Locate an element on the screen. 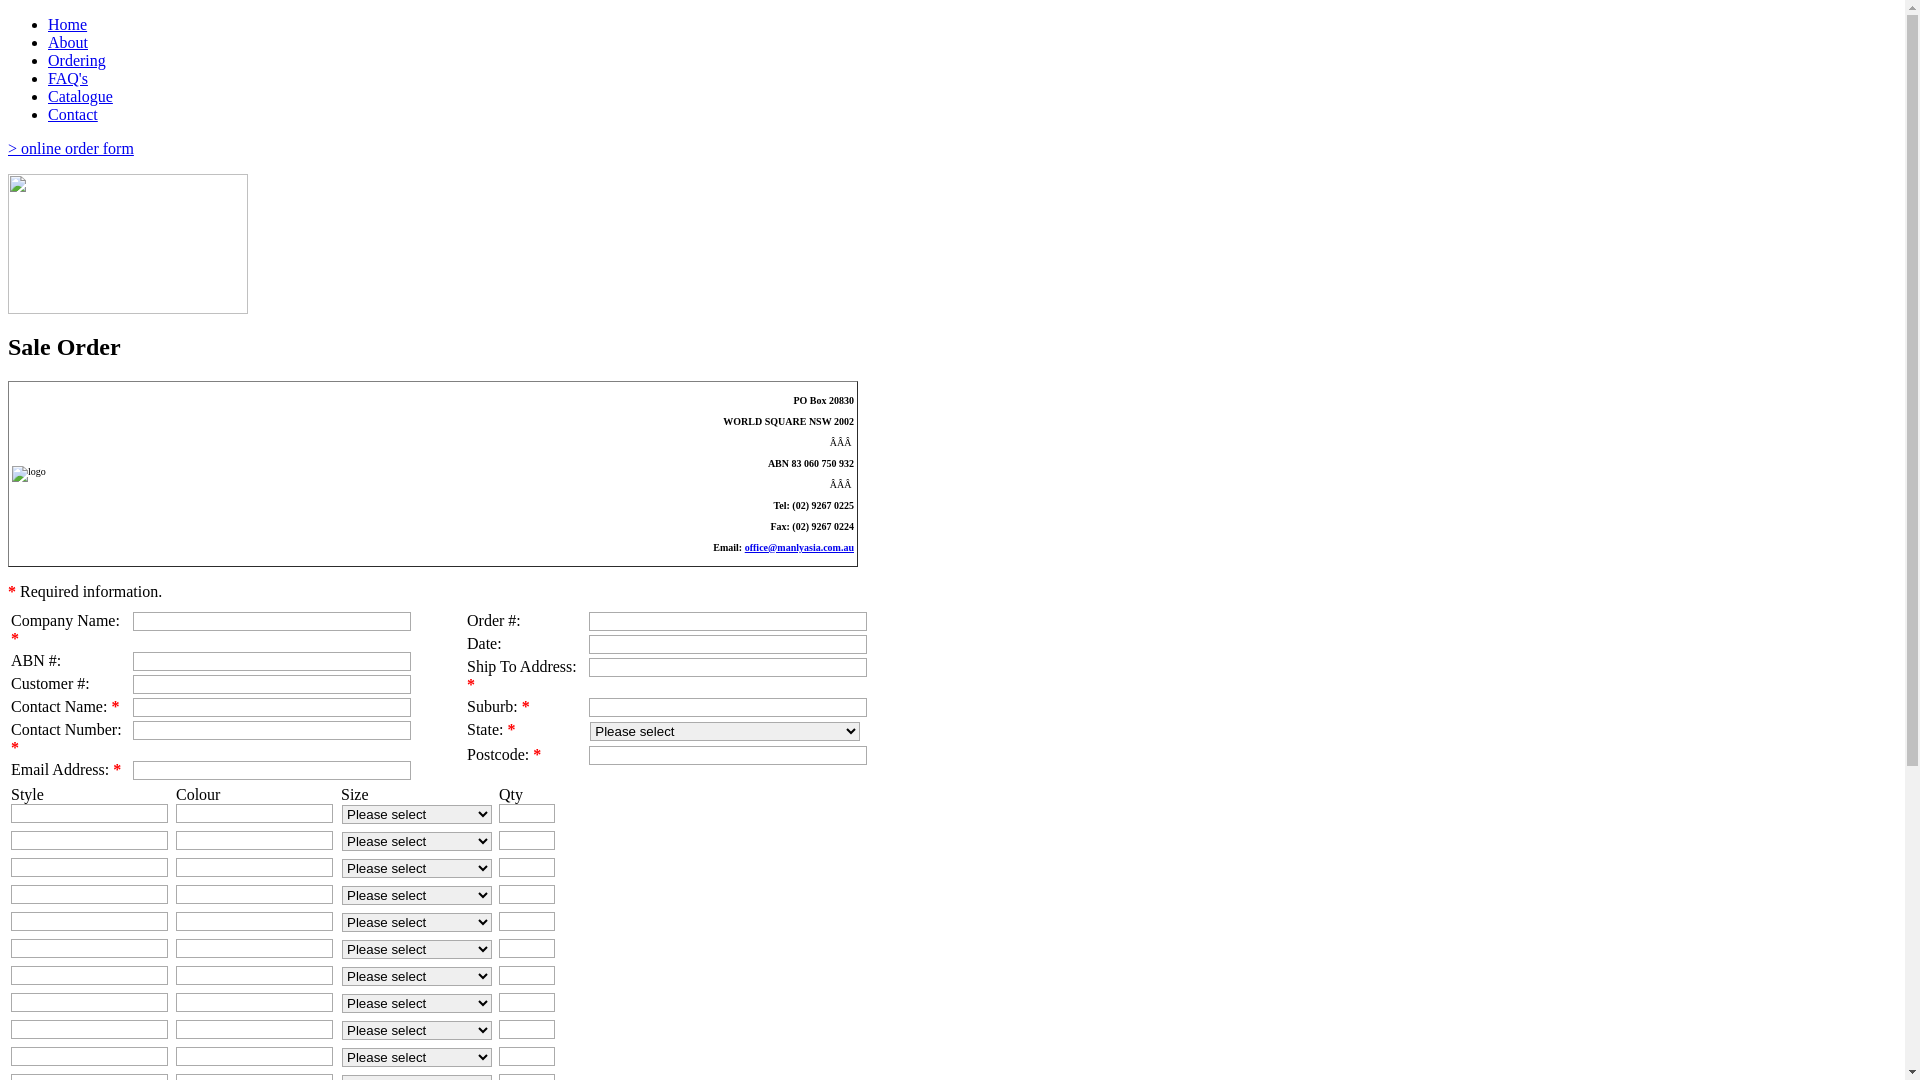 The image size is (1920, 1080). '> online order form' is located at coordinates (71, 147).